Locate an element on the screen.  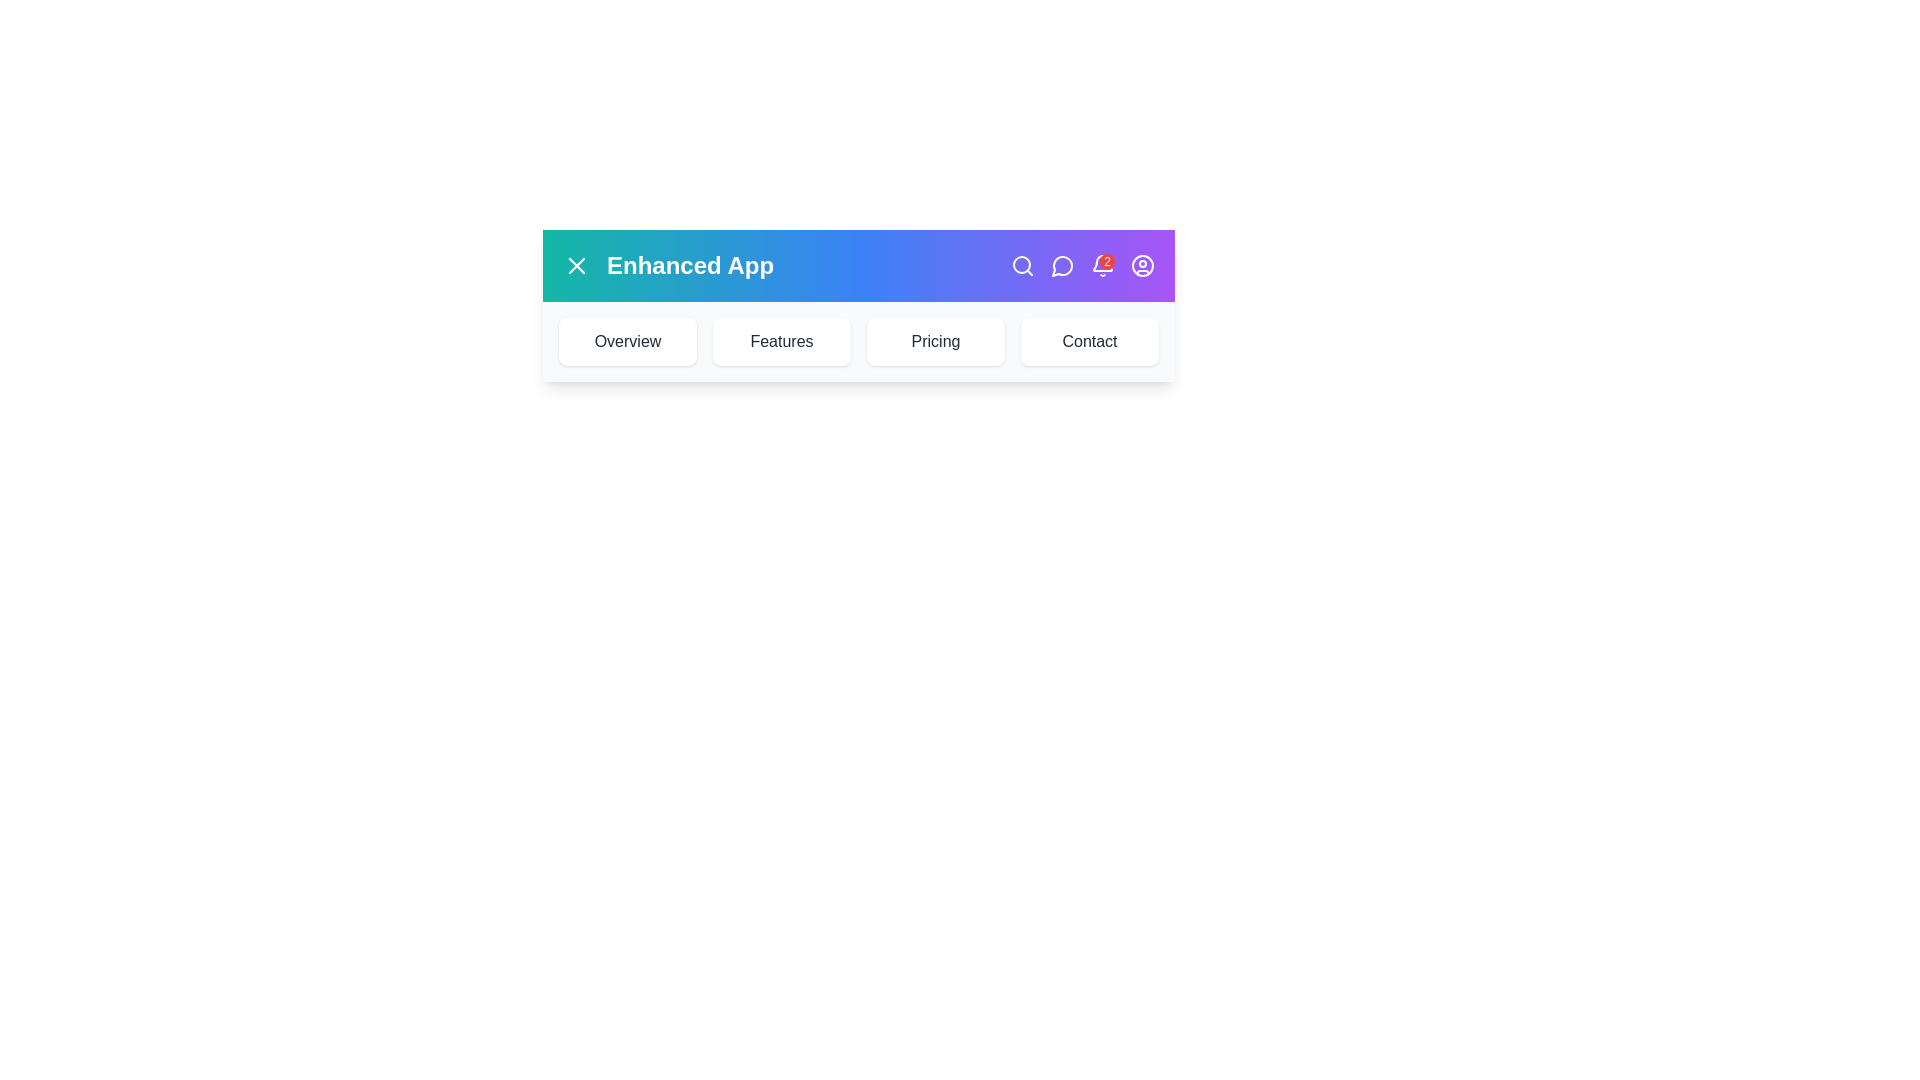
the Overview button to navigate to the corresponding section is located at coordinates (627, 341).